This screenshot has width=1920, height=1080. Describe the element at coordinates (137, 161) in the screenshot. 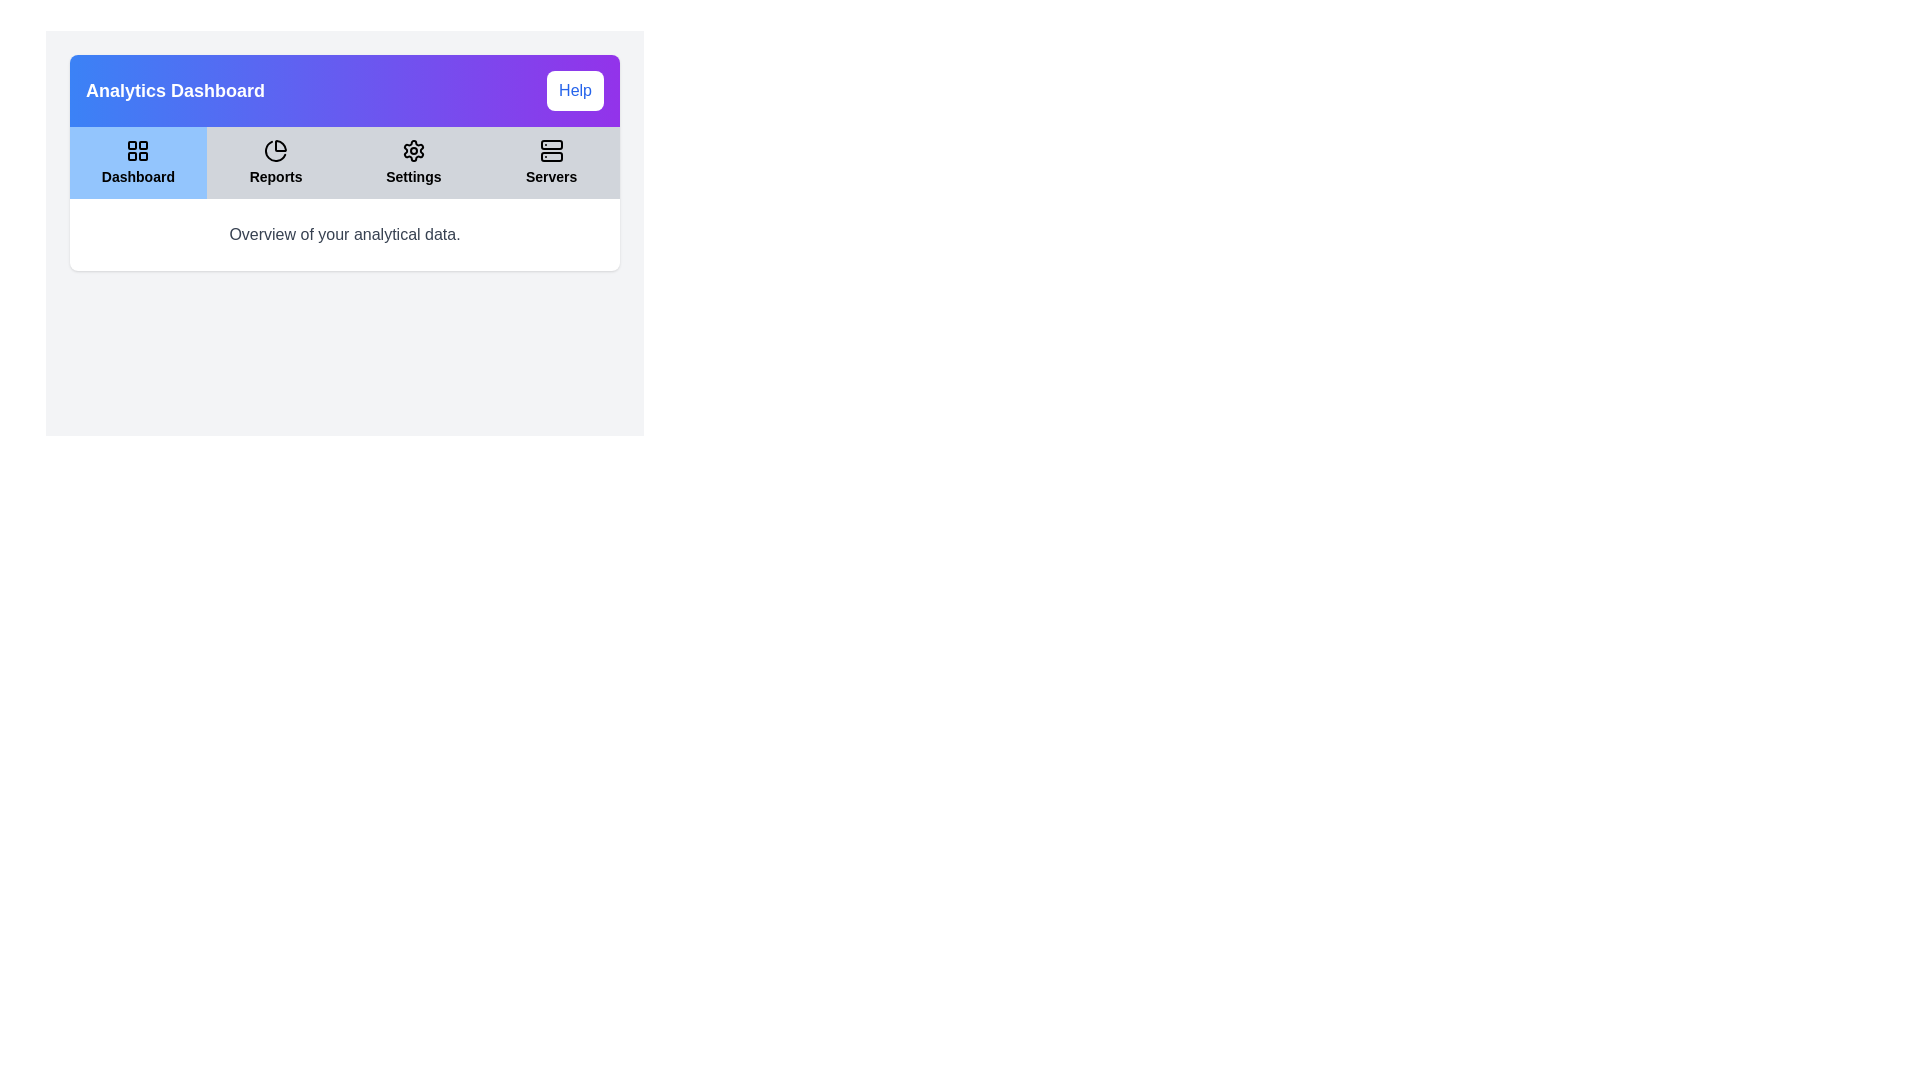

I see `the 'Dashboard' button with a grid icon, which is the first item in the horizontal menu bar, to activate hover effects` at that location.